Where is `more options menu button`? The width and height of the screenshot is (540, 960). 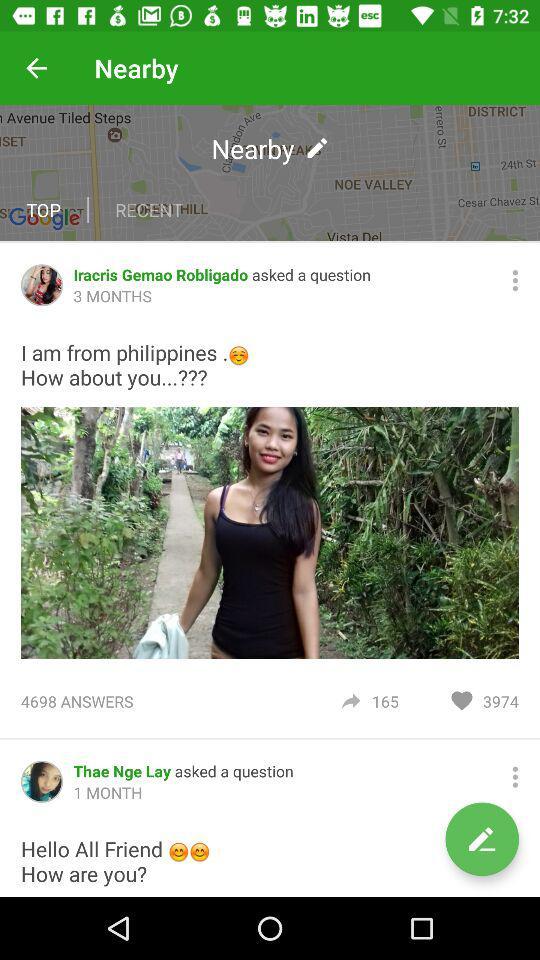
more options menu button is located at coordinates (515, 776).